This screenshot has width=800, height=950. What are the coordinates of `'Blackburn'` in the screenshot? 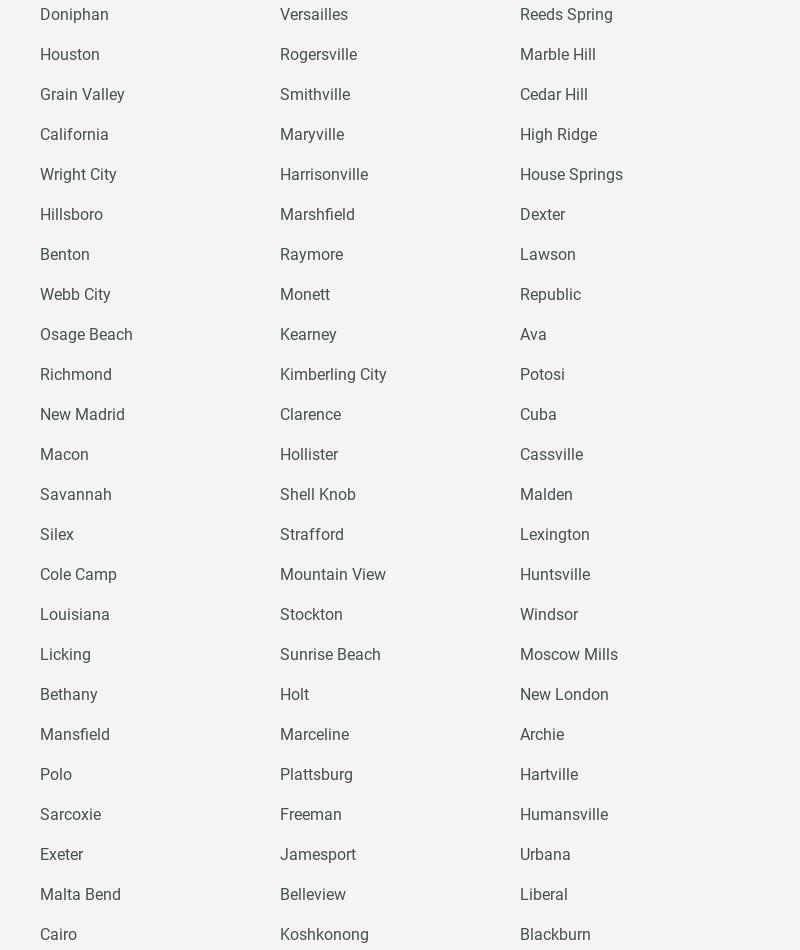 It's located at (554, 933).